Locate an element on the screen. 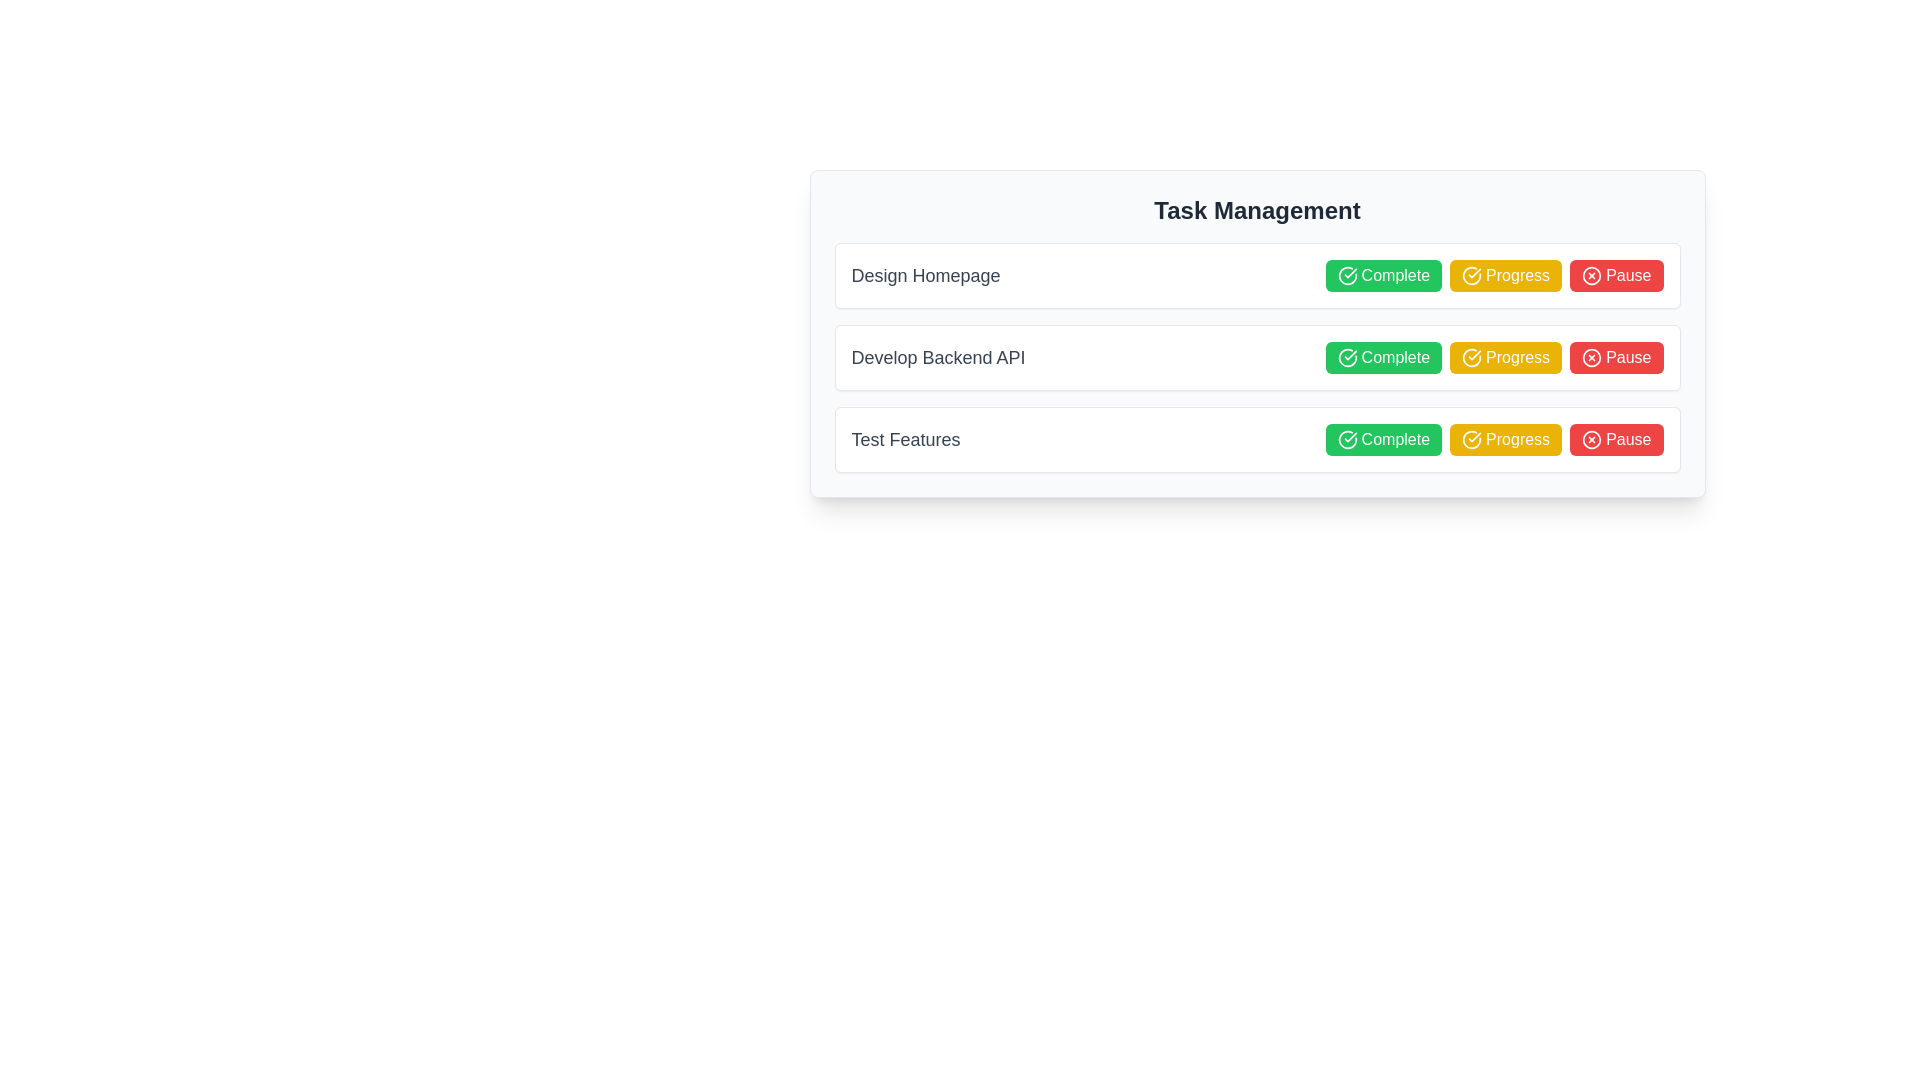 The height and width of the screenshot is (1080, 1920). the 'Progress' status update button, which is the second button in the 'Test Features' task control row, positioned between the 'Complete' and 'Pause' buttons is located at coordinates (1494, 438).